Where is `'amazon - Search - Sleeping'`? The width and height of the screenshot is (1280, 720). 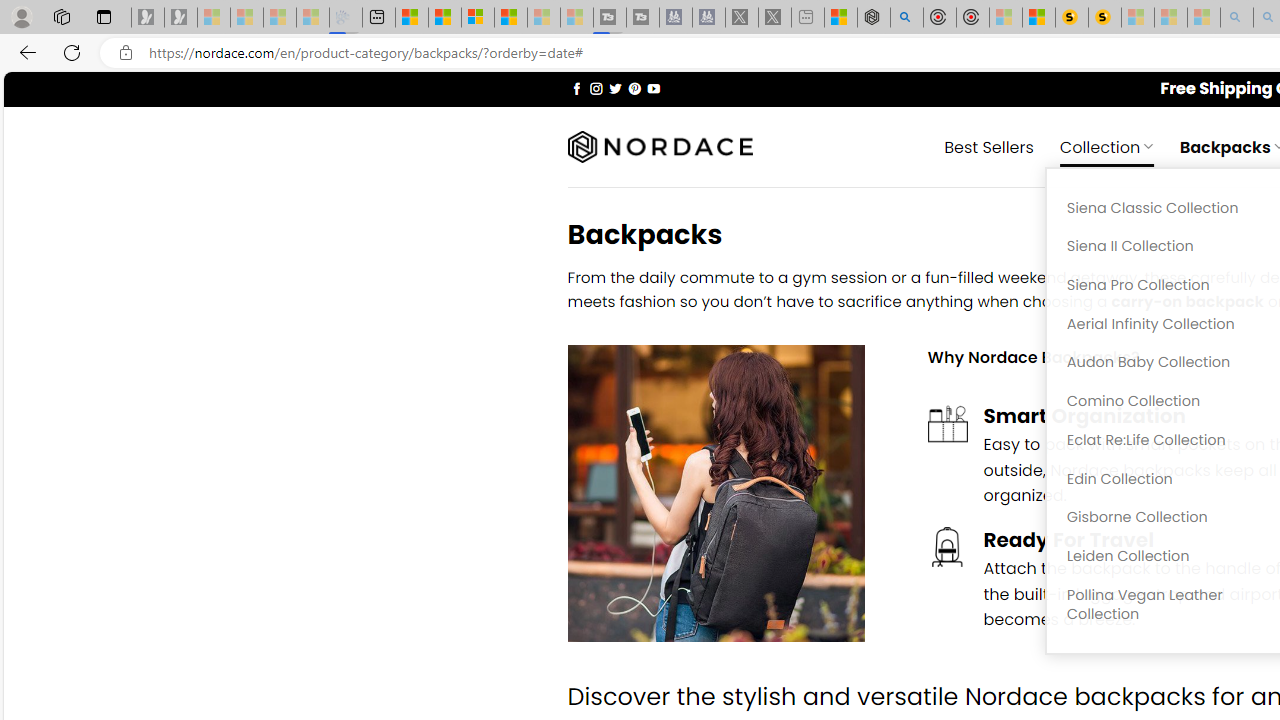
'amazon - Search - Sleeping' is located at coordinates (1236, 17).